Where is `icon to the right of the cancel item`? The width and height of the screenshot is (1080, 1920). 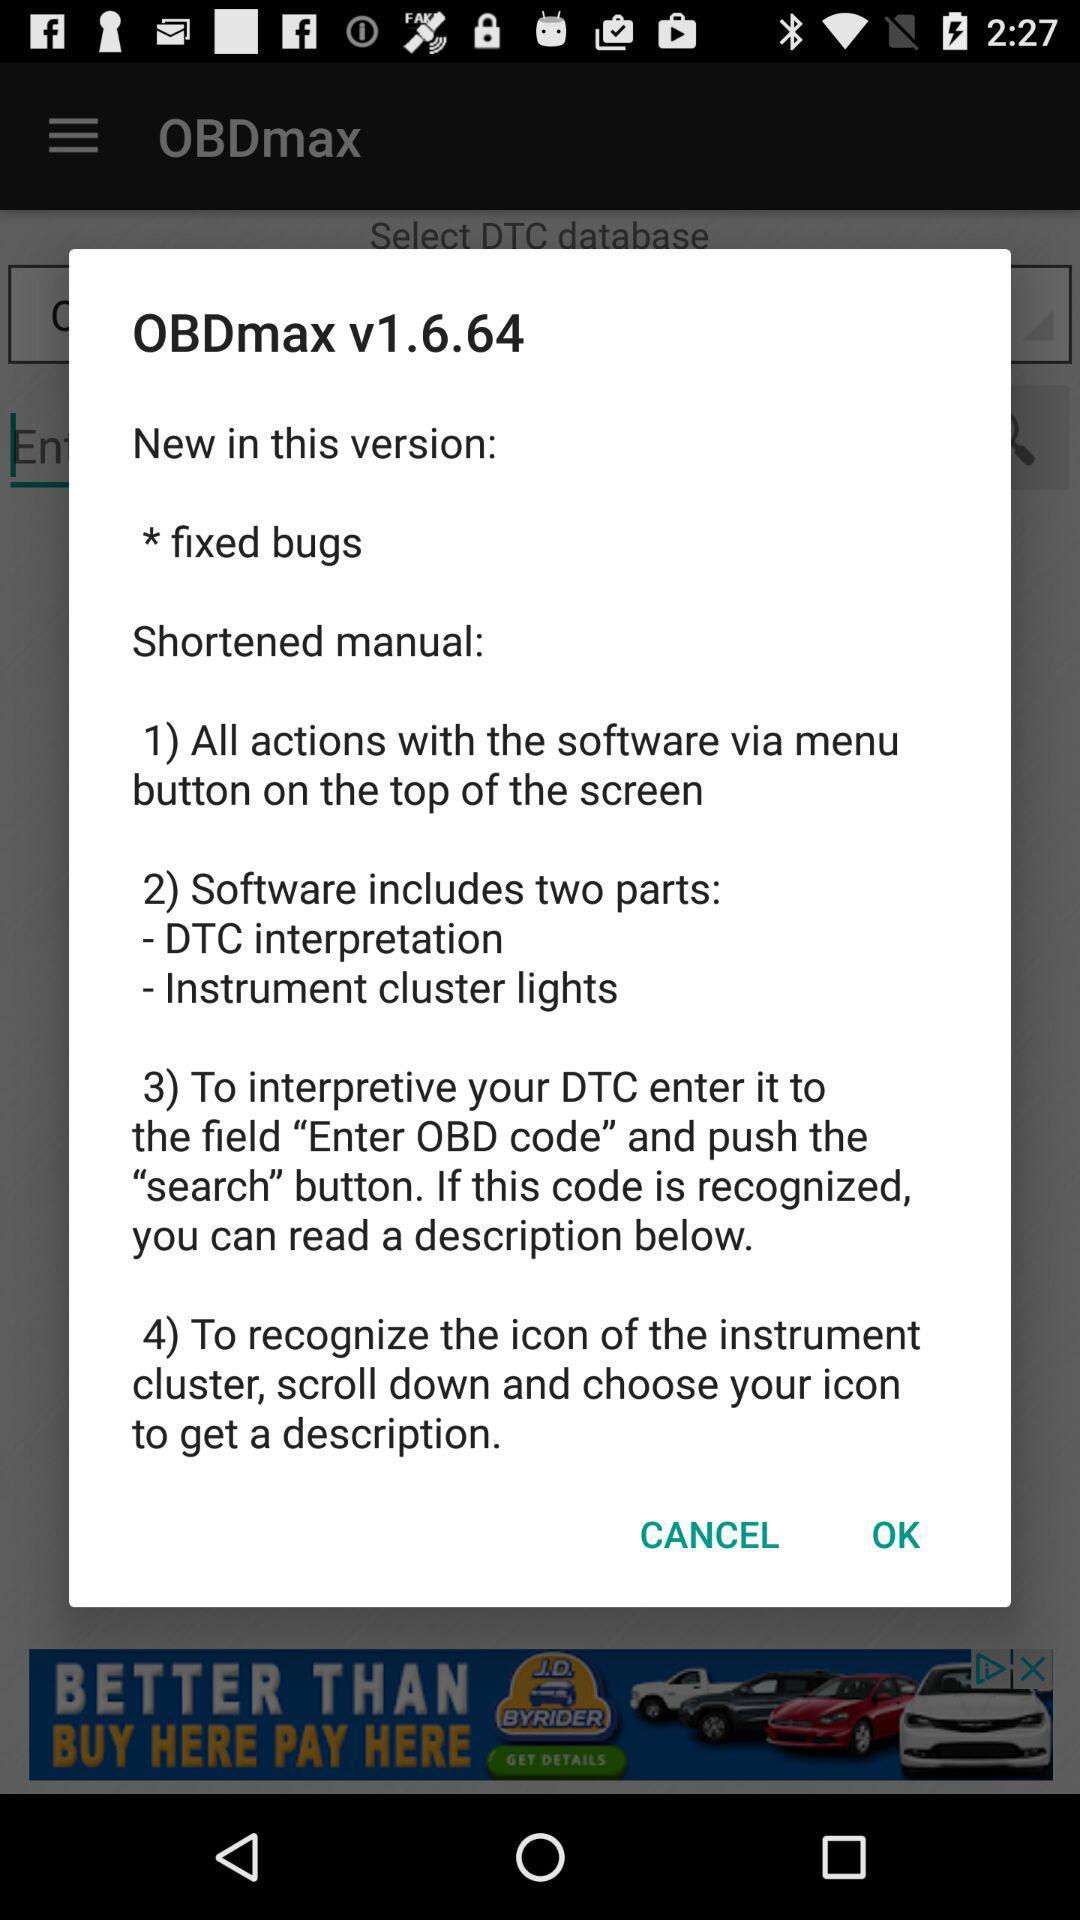
icon to the right of the cancel item is located at coordinates (894, 1532).